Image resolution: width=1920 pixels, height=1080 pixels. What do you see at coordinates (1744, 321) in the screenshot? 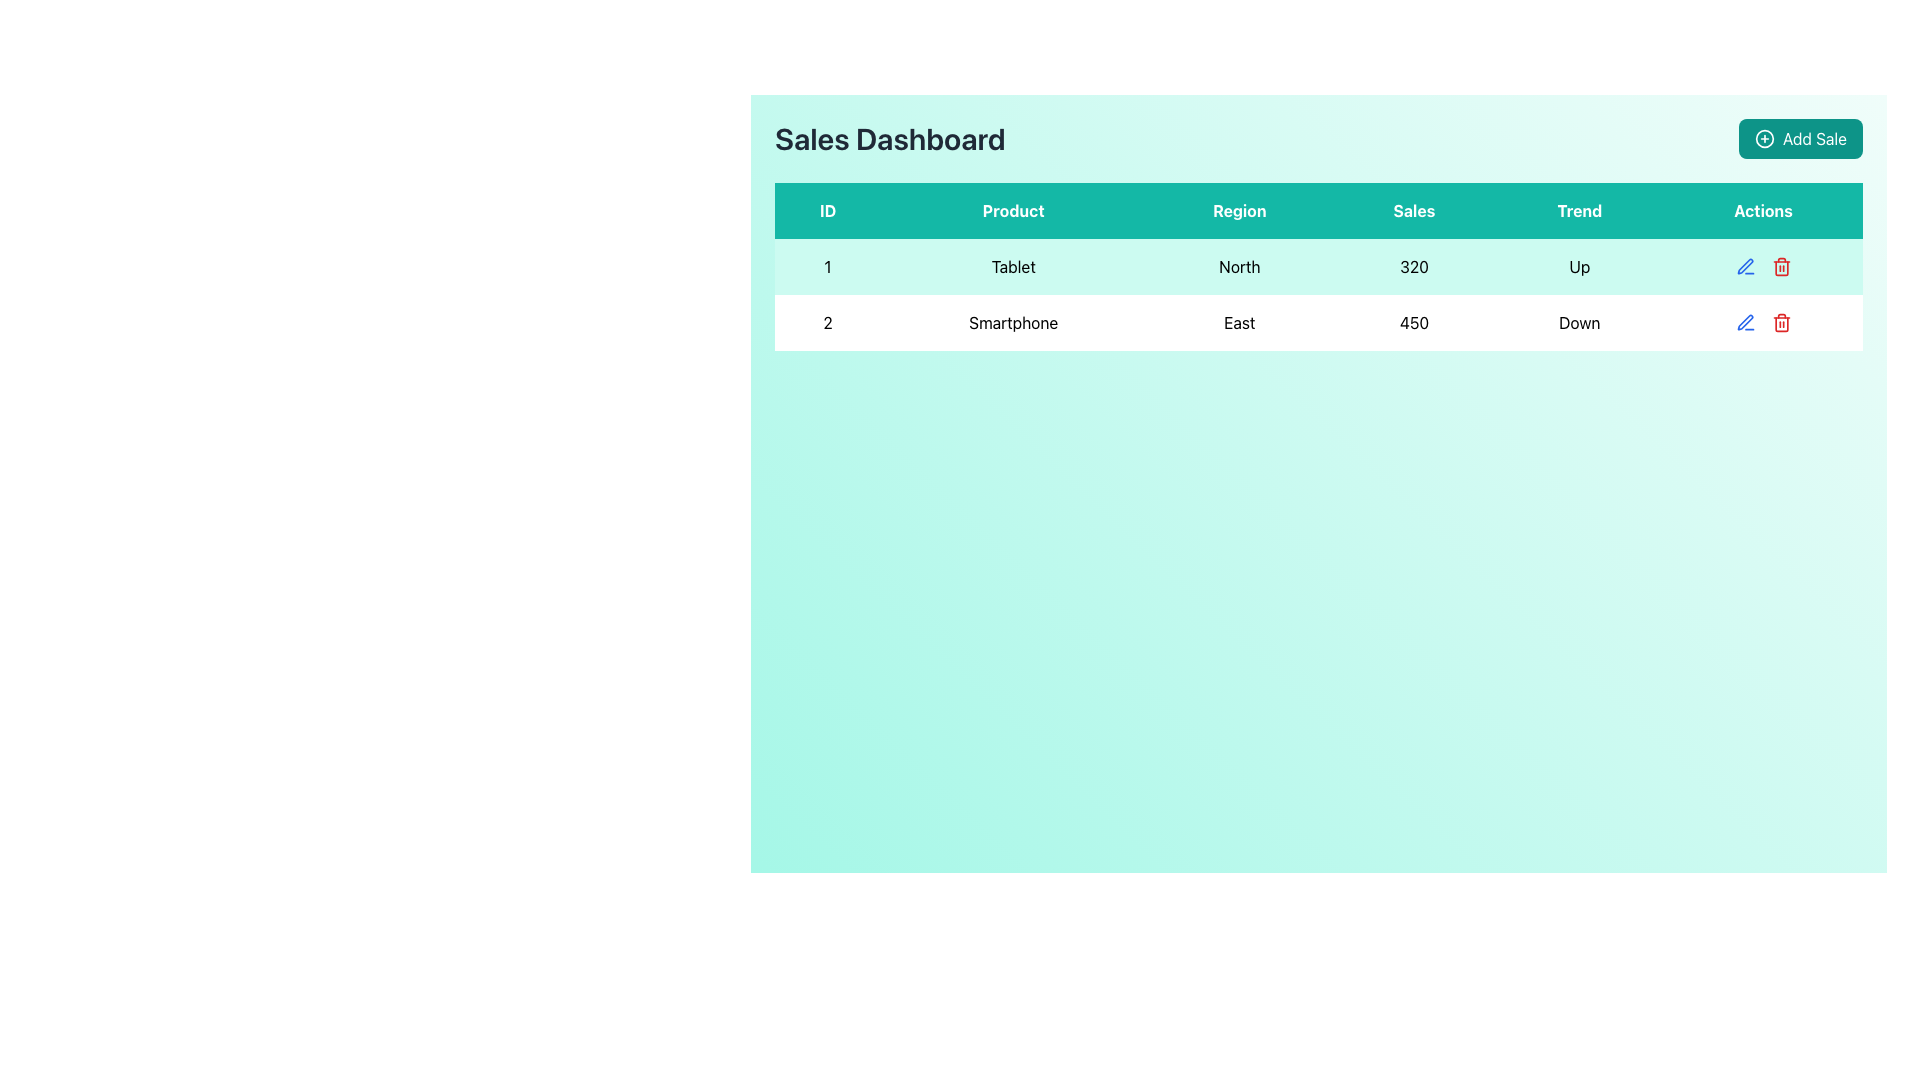
I see `the pen-like icon in the 'Actions' column of the table for the 'Smartphone' entry` at bounding box center [1744, 321].